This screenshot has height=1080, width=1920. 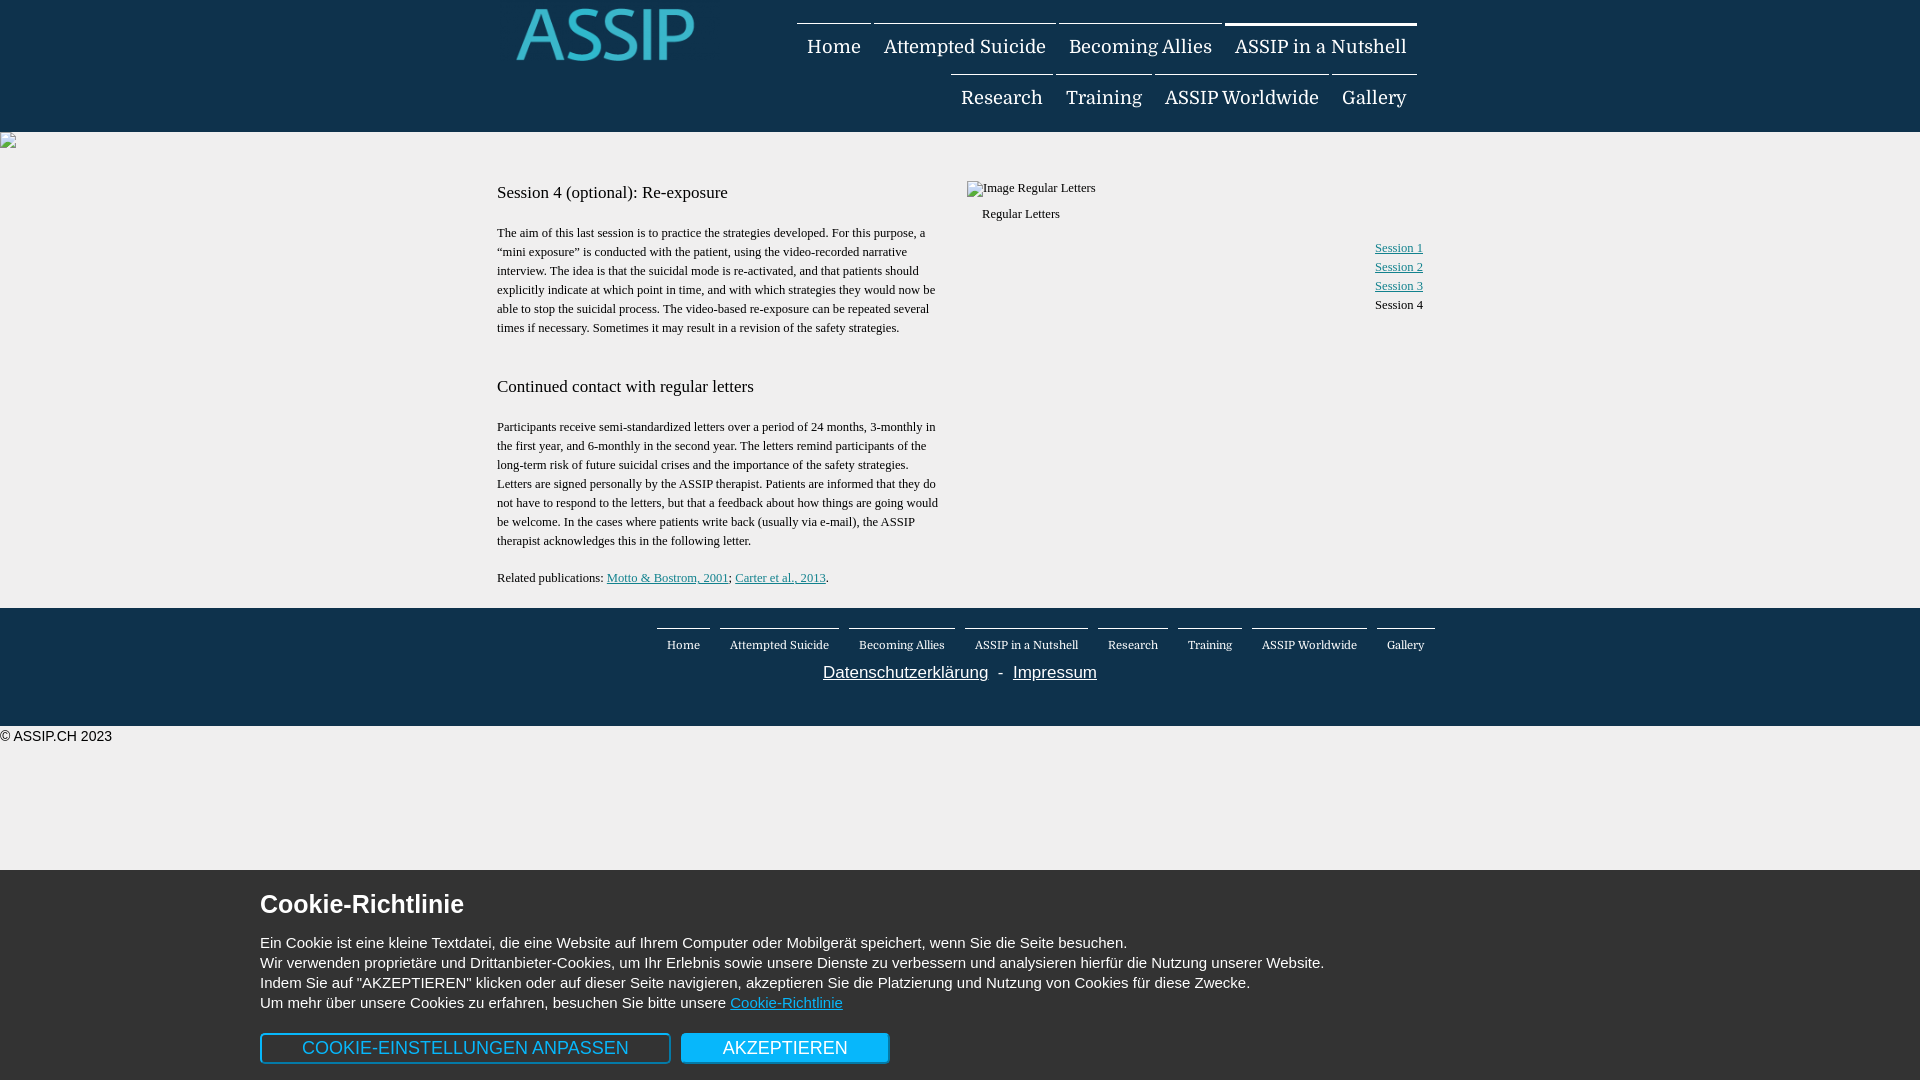 What do you see at coordinates (901, 644) in the screenshot?
I see `'Becoming Allies'` at bounding box center [901, 644].